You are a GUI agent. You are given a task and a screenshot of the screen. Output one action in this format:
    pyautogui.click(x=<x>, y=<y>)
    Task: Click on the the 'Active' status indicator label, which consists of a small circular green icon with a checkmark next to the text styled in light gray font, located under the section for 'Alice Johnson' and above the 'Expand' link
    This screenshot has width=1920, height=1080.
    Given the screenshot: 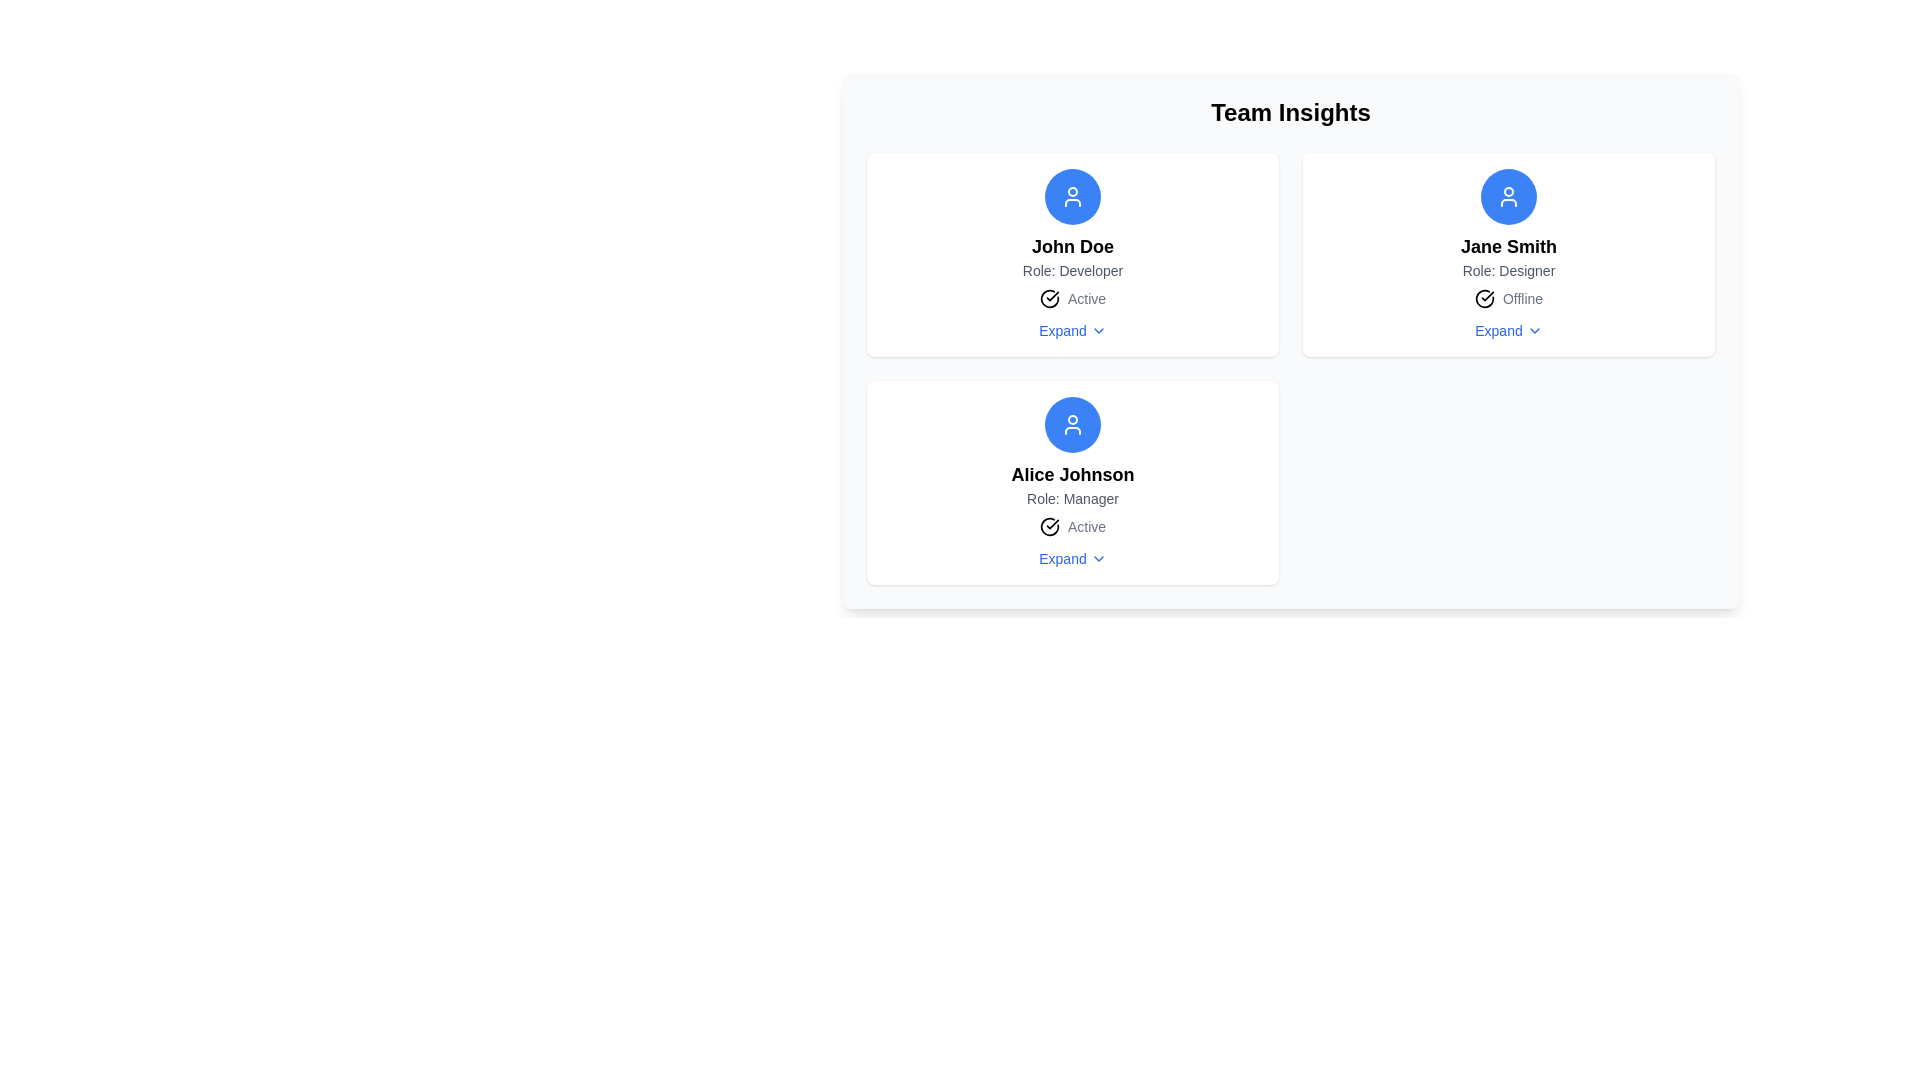 What is the action you would take?
    pyautogui.click(x=1072, y=526)
    